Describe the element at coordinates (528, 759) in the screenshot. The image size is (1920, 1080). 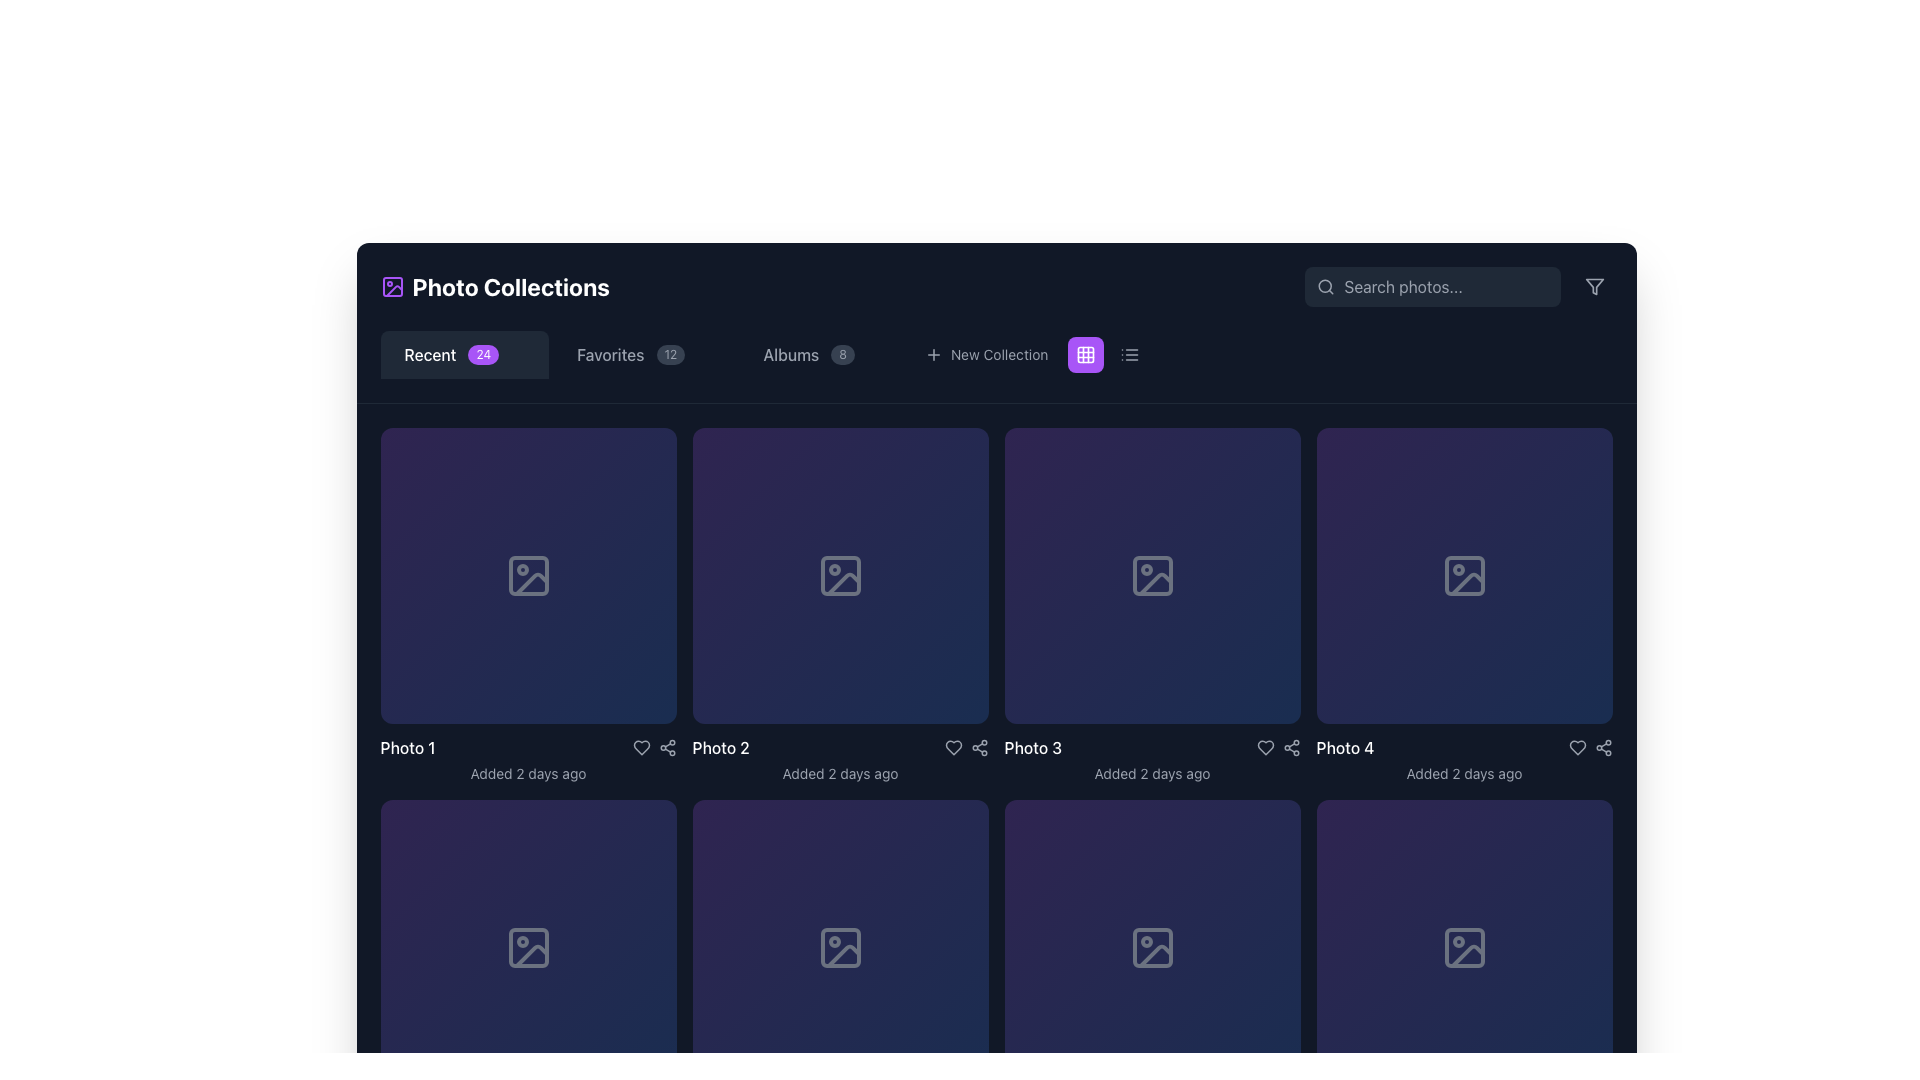
I see `the text display component that shows metadata for 'Photo 1' in the first card of the horizontal grid layout` at that location.